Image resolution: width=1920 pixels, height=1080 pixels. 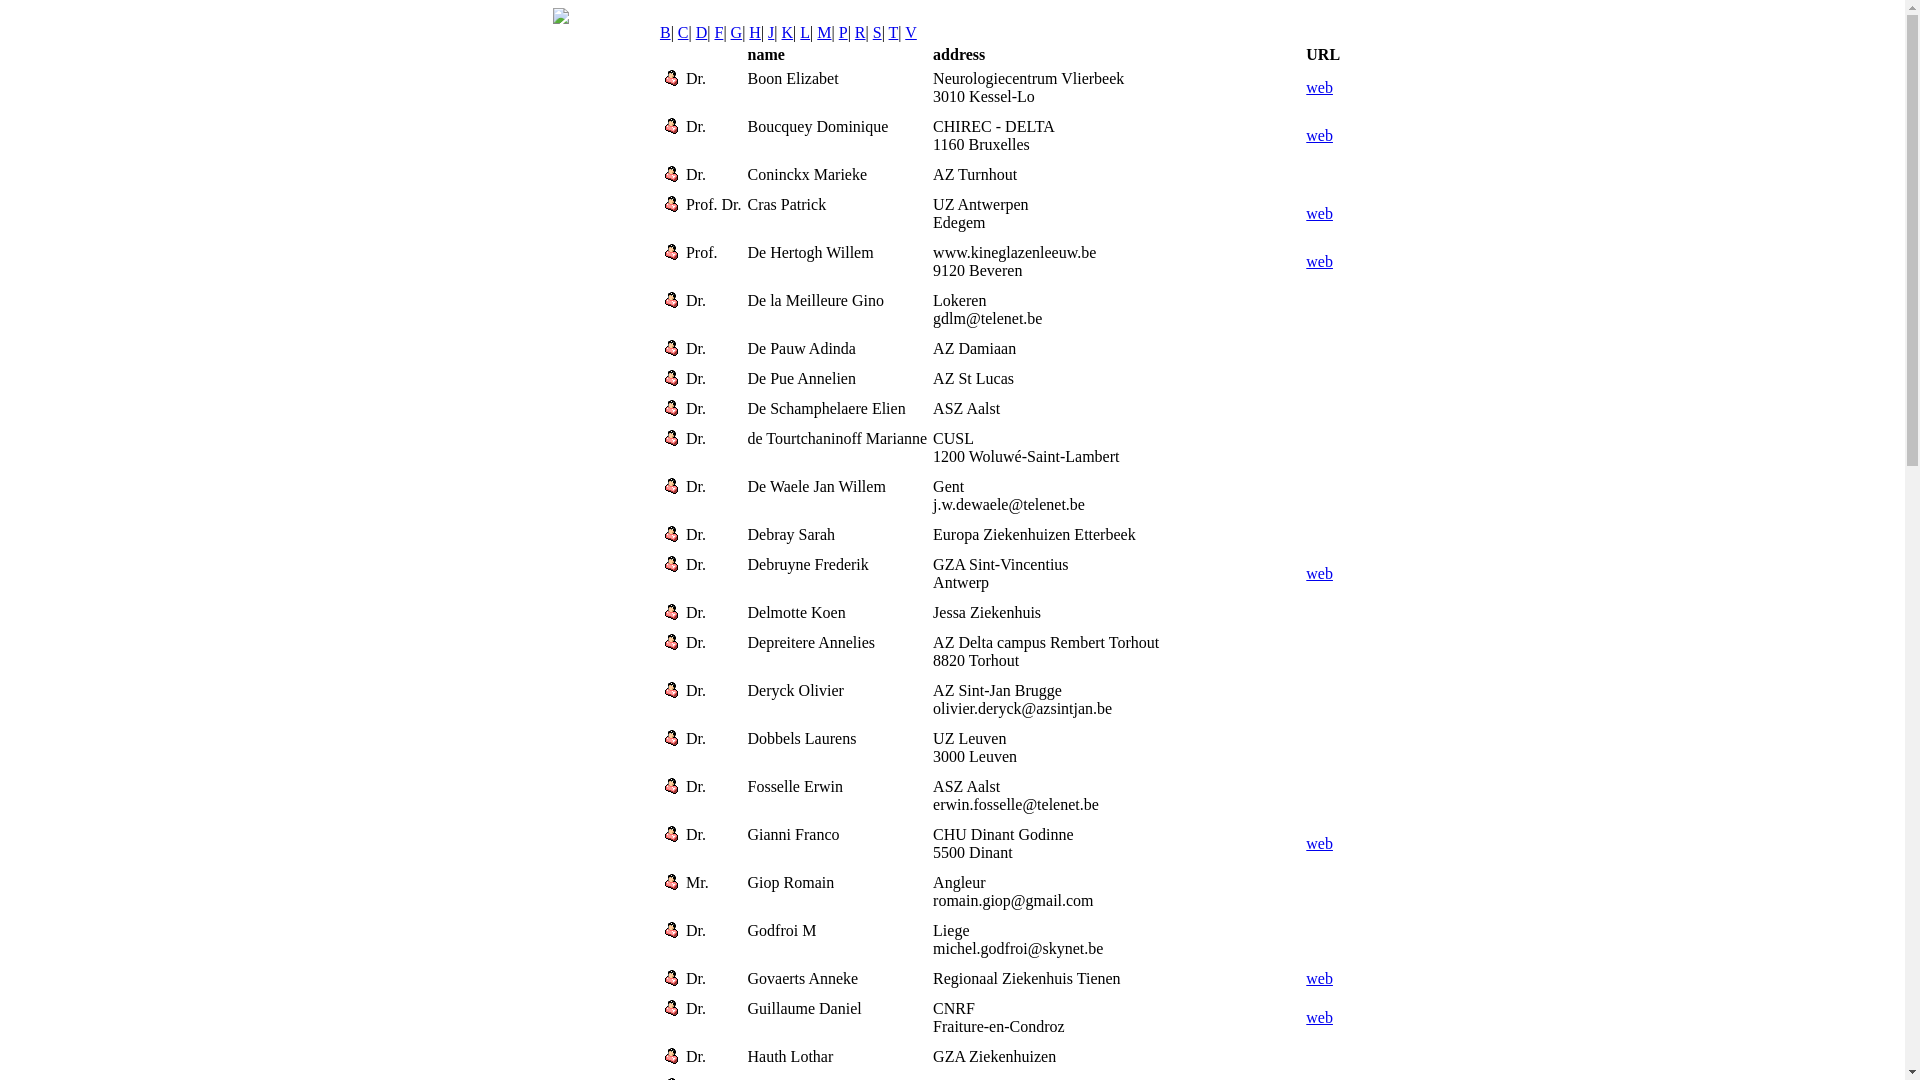 I want to click on 'S', so click(x=877, y=32).